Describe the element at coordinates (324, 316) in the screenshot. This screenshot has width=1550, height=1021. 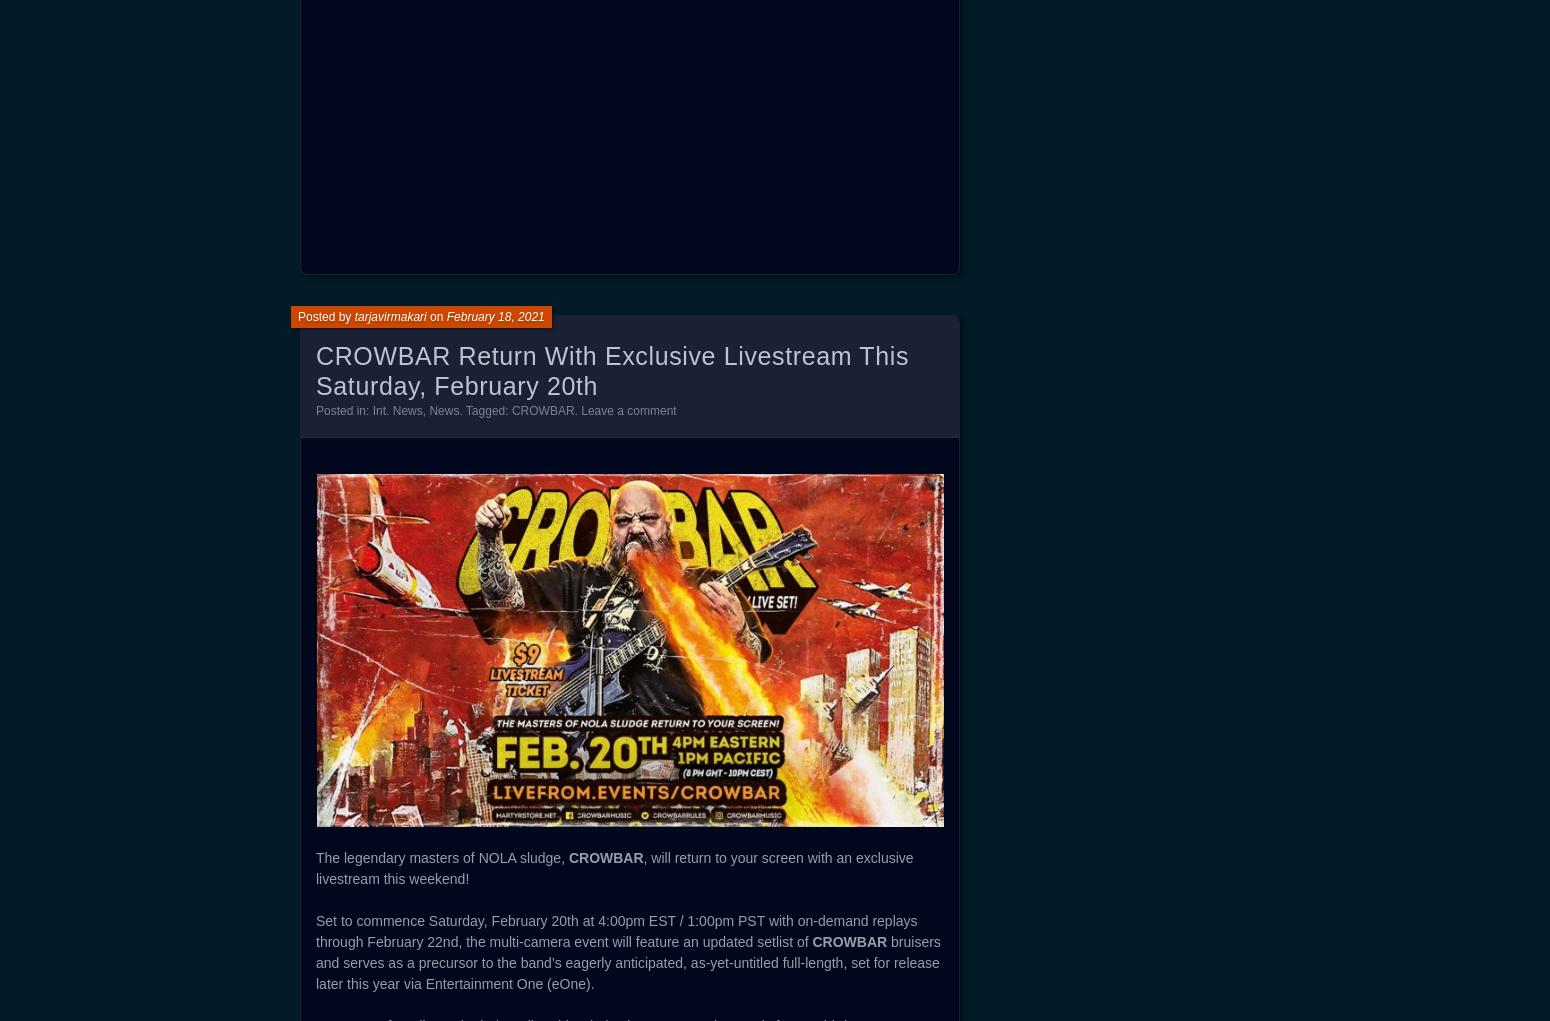
I see `'Posted by'` at that location.